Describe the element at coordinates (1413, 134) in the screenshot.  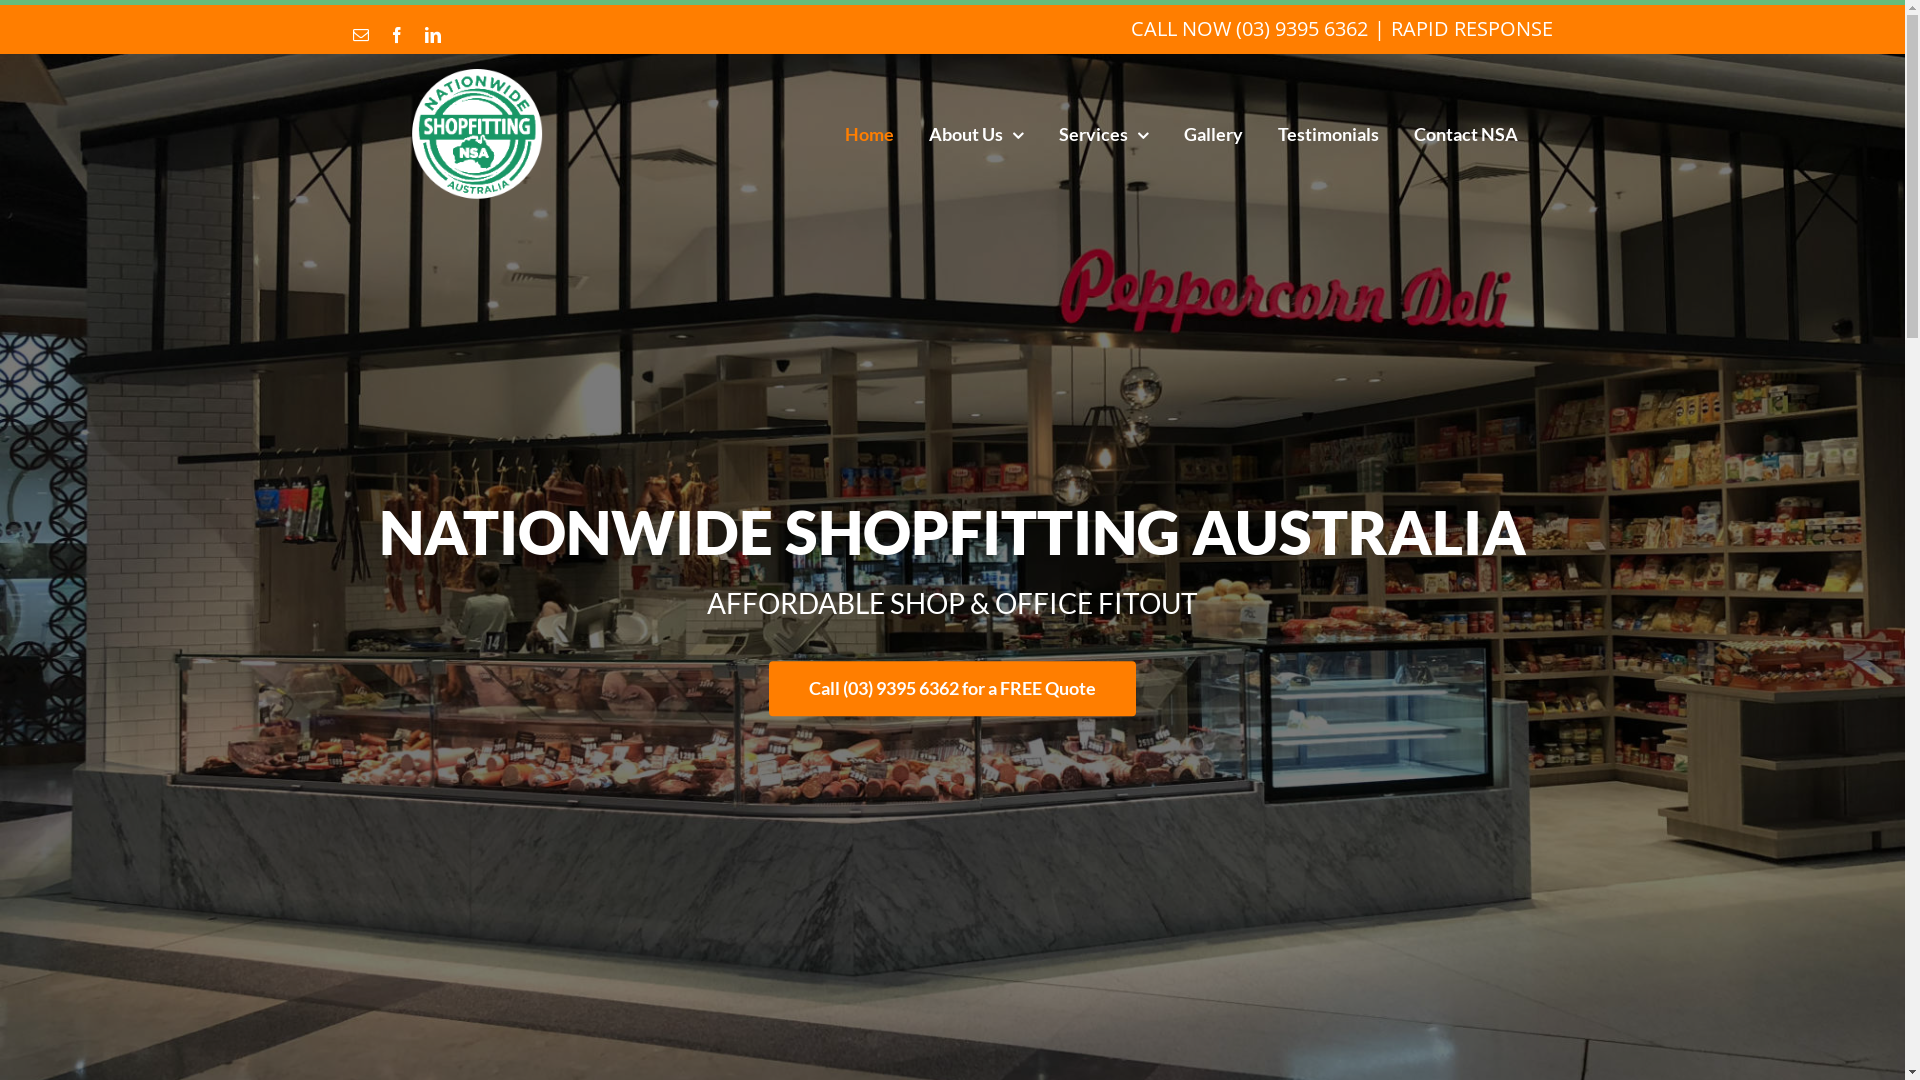
I see `'Contact NSA'` at that location.